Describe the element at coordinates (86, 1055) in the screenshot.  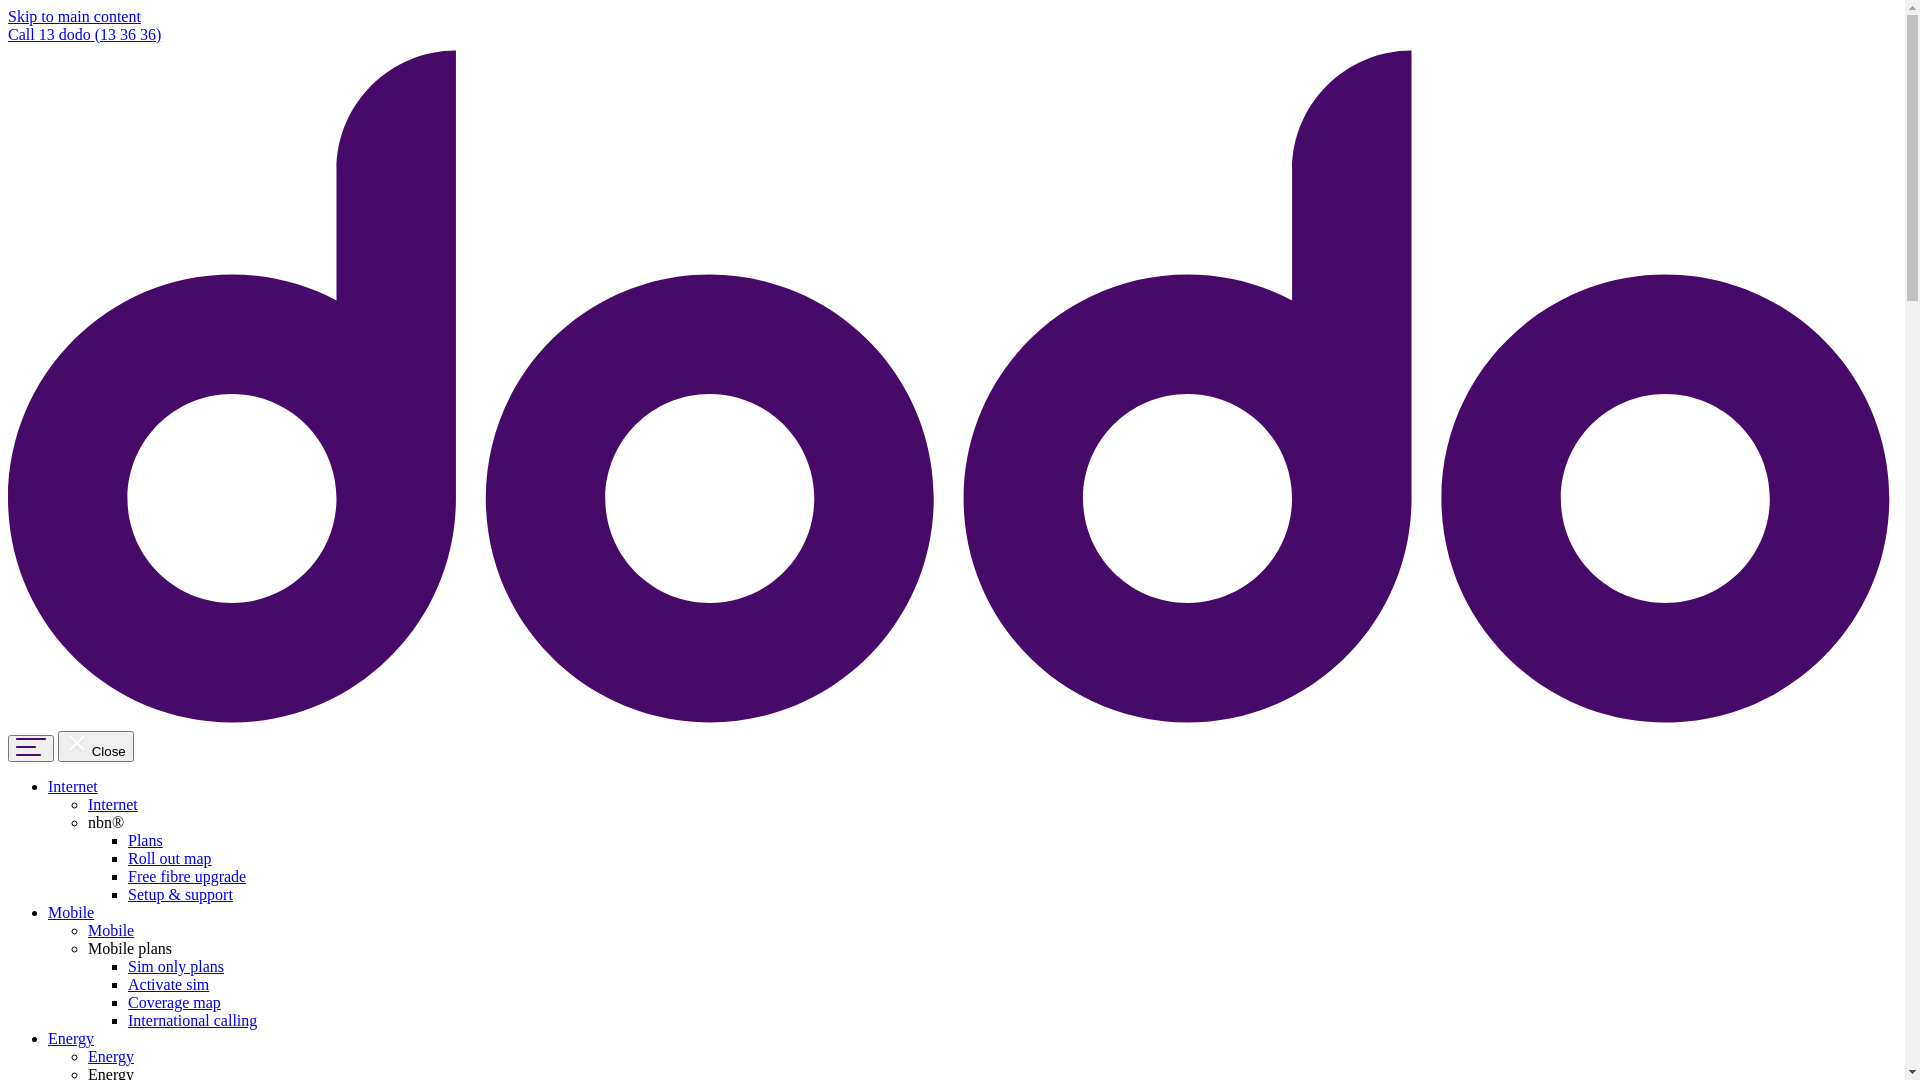
I see `'Energy'` at that location.